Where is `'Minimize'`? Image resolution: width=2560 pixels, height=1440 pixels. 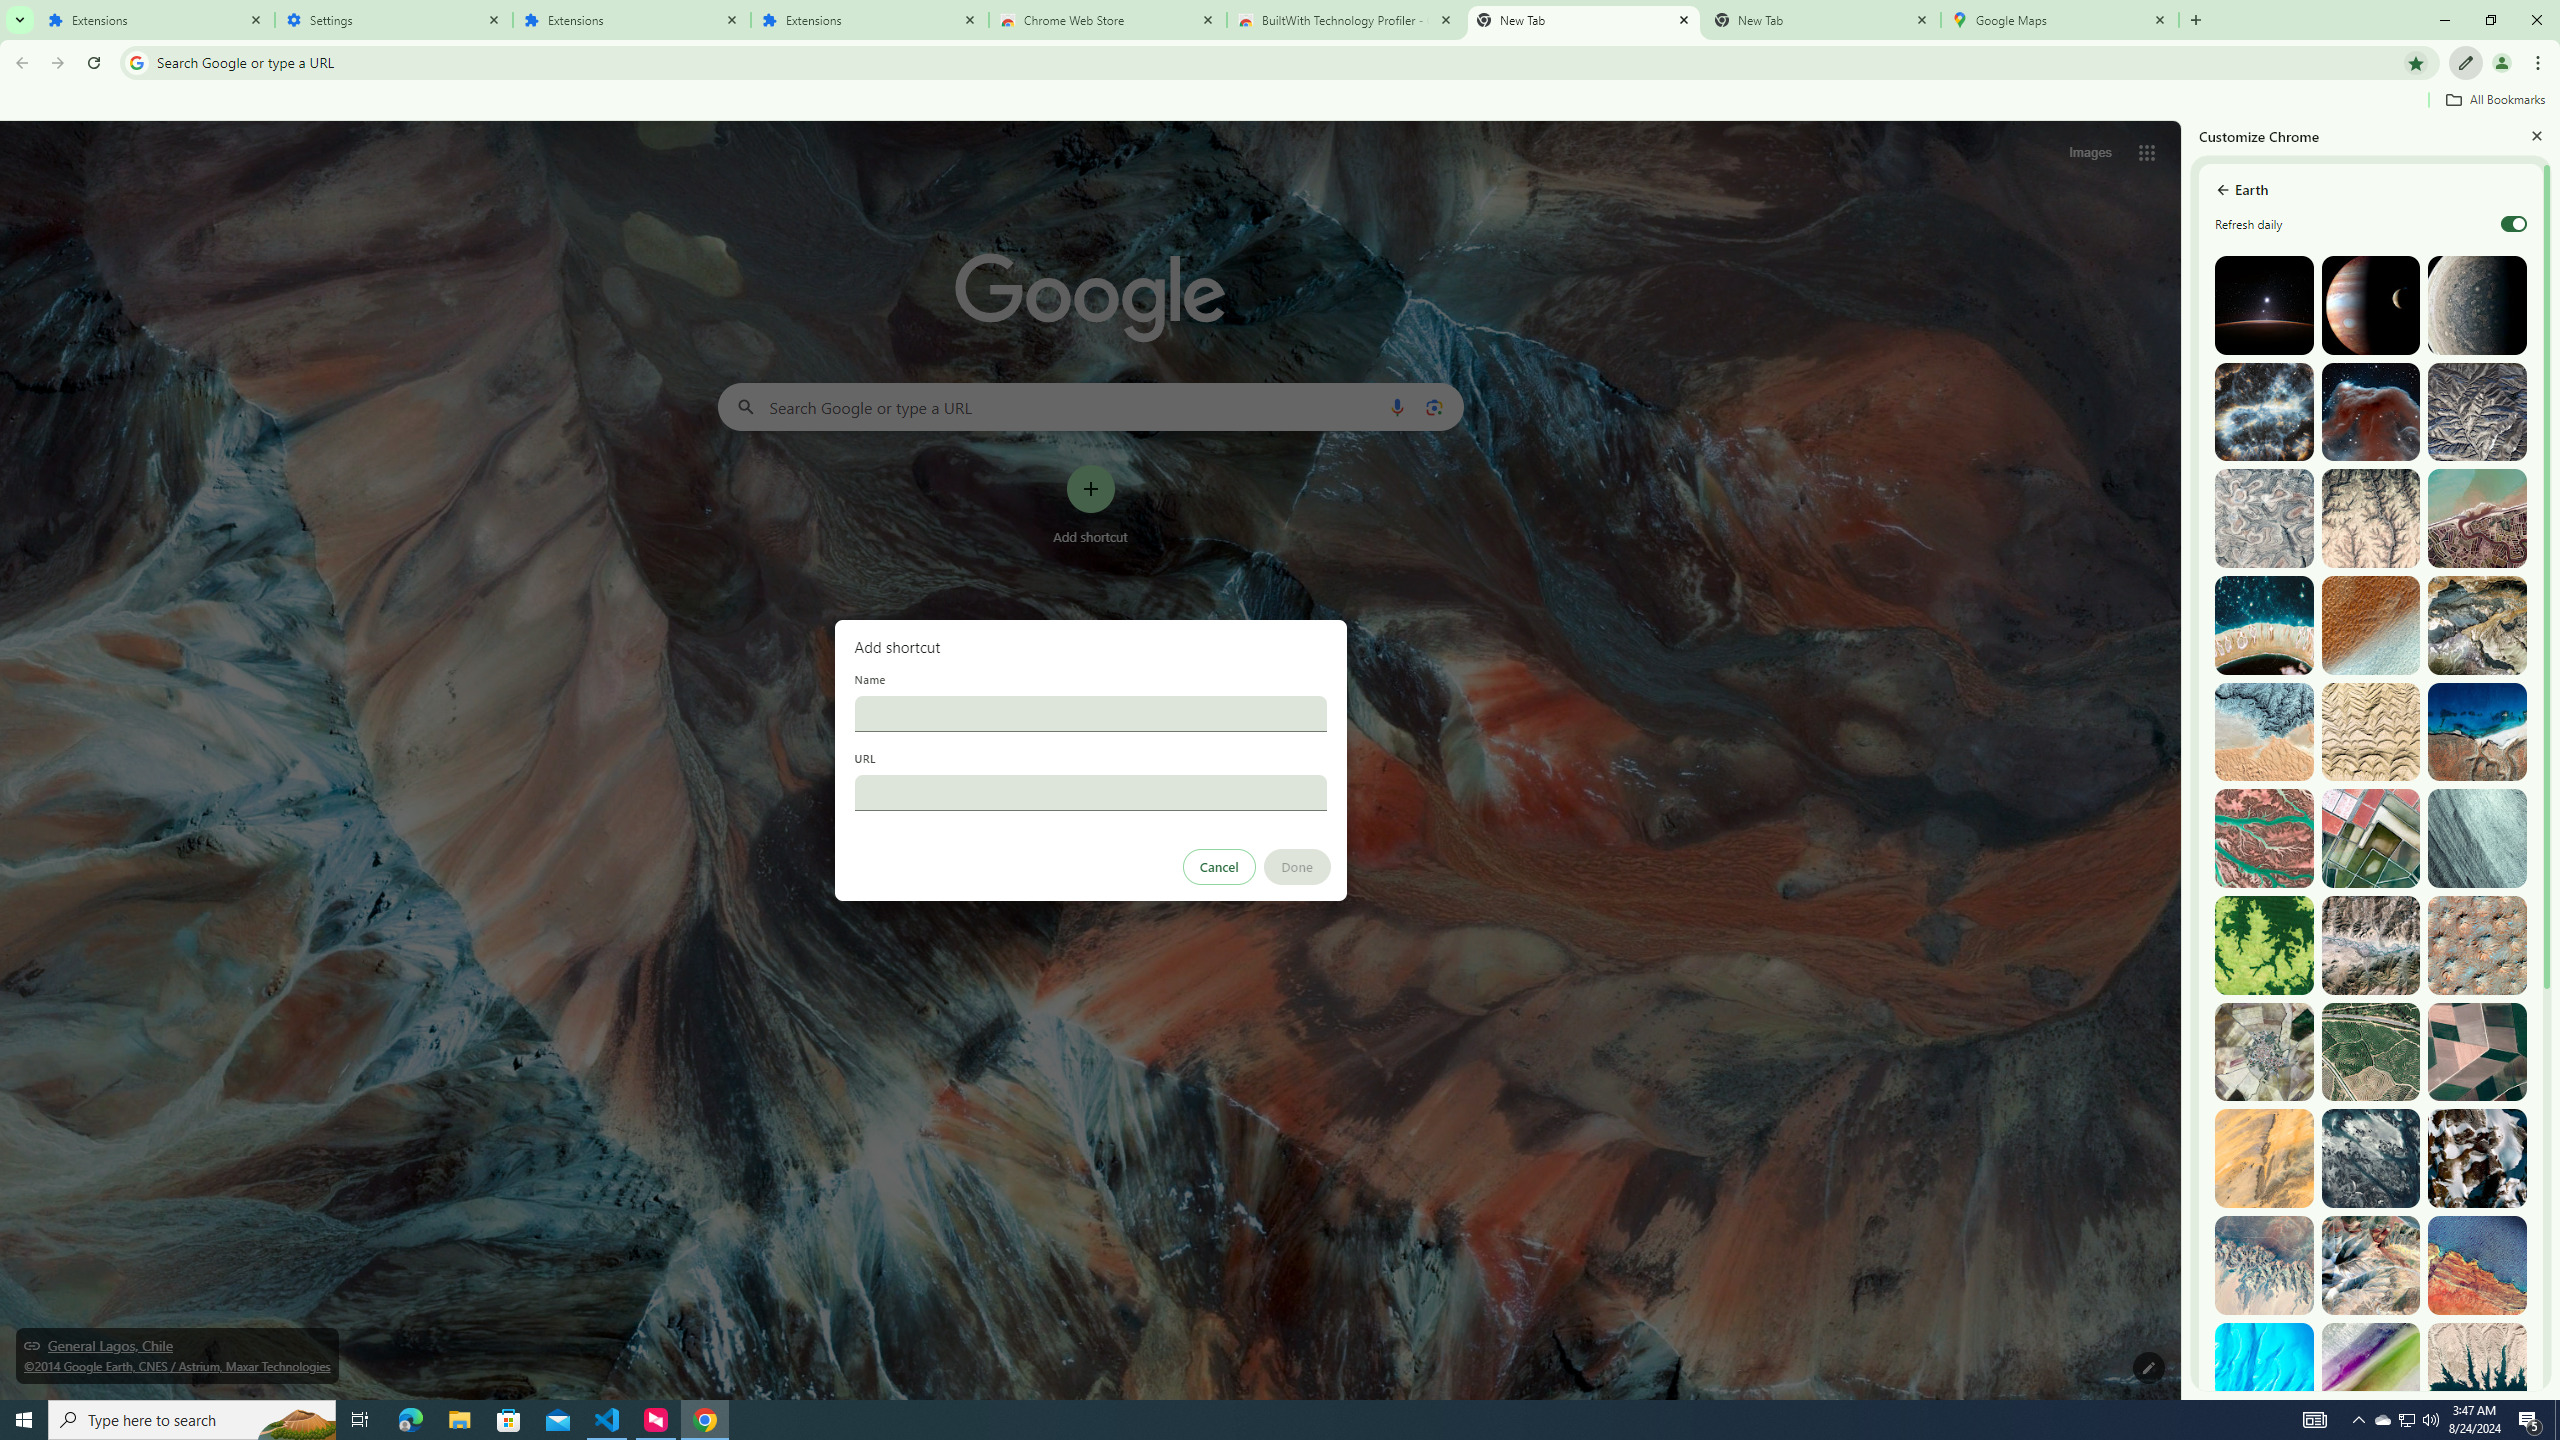 'Minimize' is located at coordinates (2443, 19).